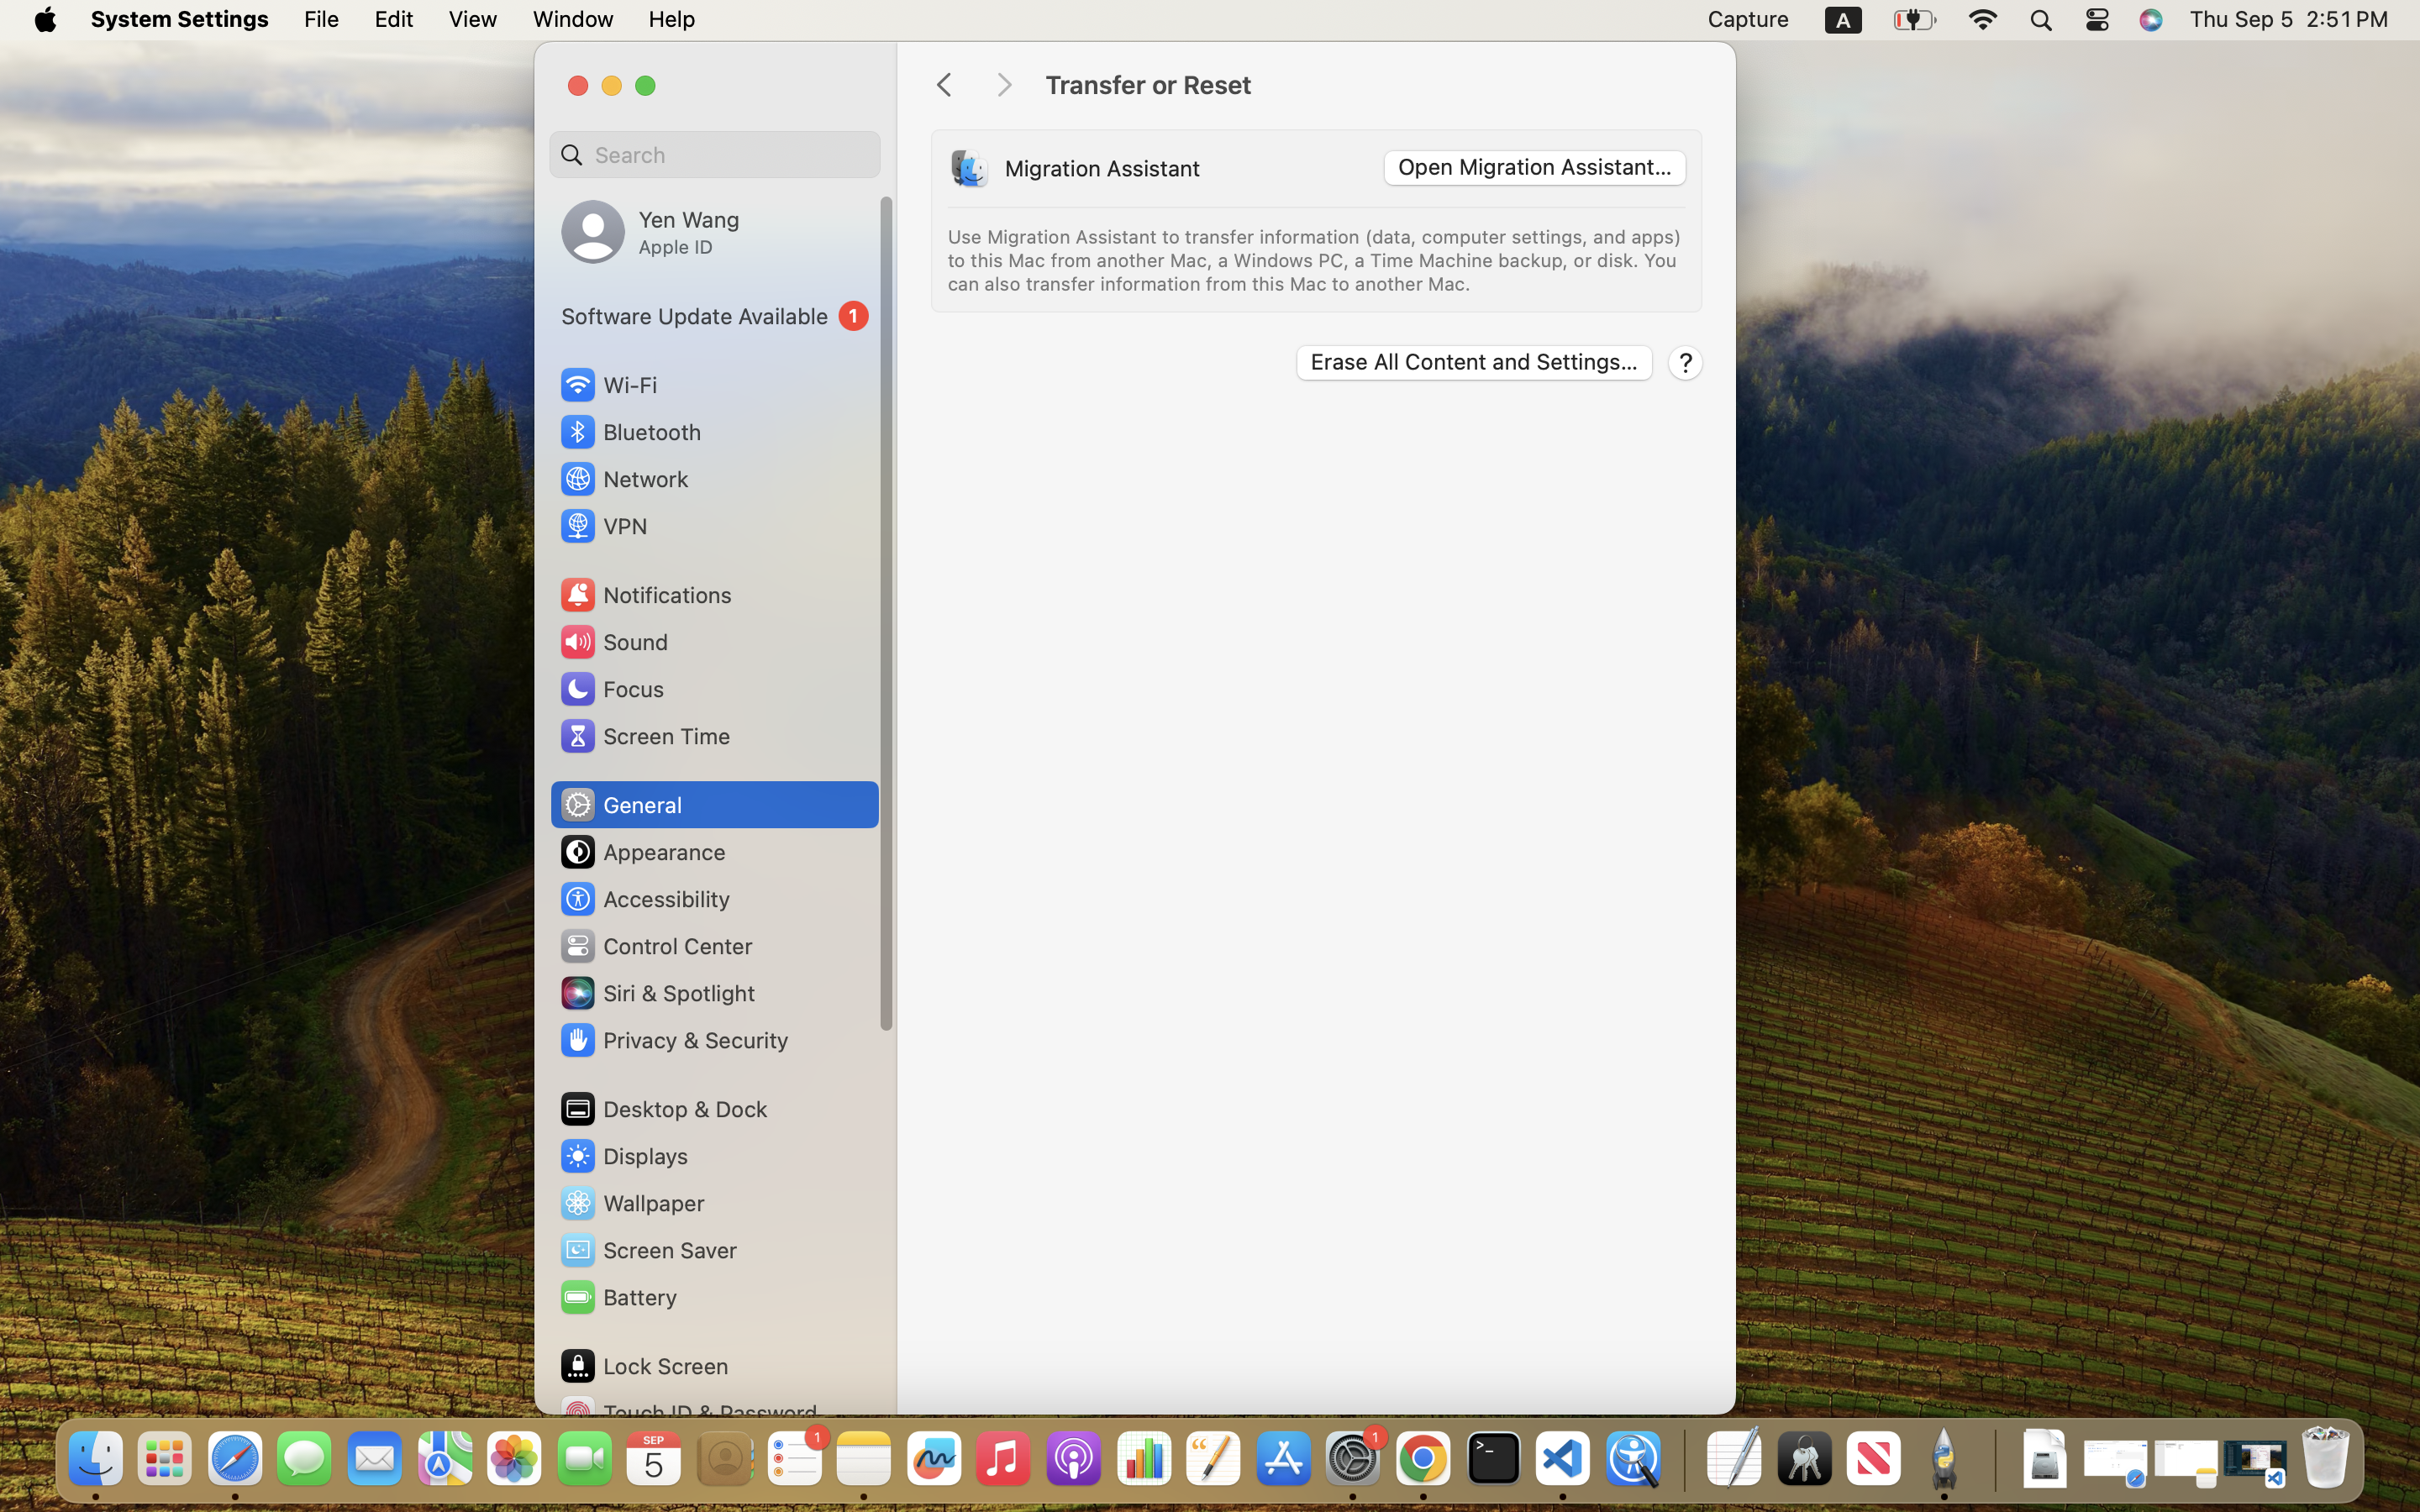 Image resolution: width=2420 pixels, height=1512 pixels. I want to click on 'Yen Wang, Apple ID', so click(650, 230).